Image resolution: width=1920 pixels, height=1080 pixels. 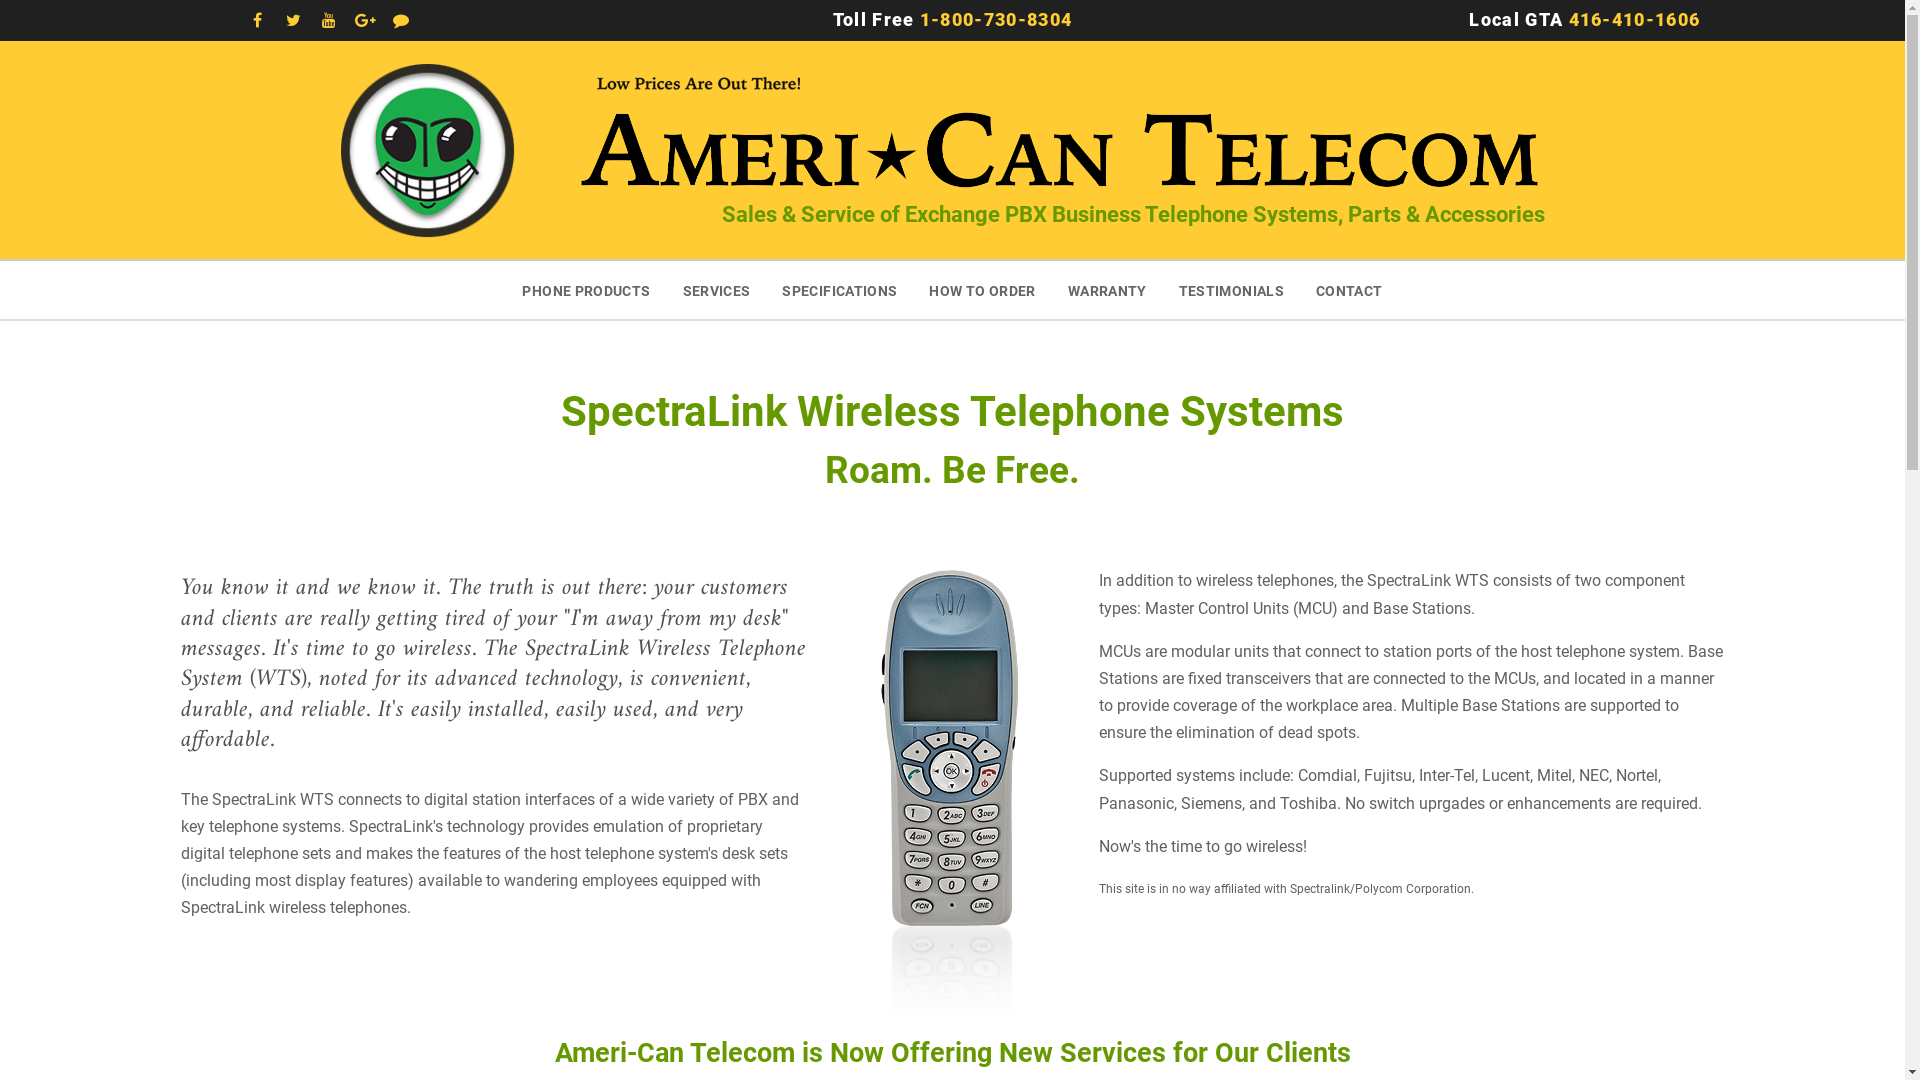 I want to click on 'TESTIMONIALS', so click(x=1162, y=289).